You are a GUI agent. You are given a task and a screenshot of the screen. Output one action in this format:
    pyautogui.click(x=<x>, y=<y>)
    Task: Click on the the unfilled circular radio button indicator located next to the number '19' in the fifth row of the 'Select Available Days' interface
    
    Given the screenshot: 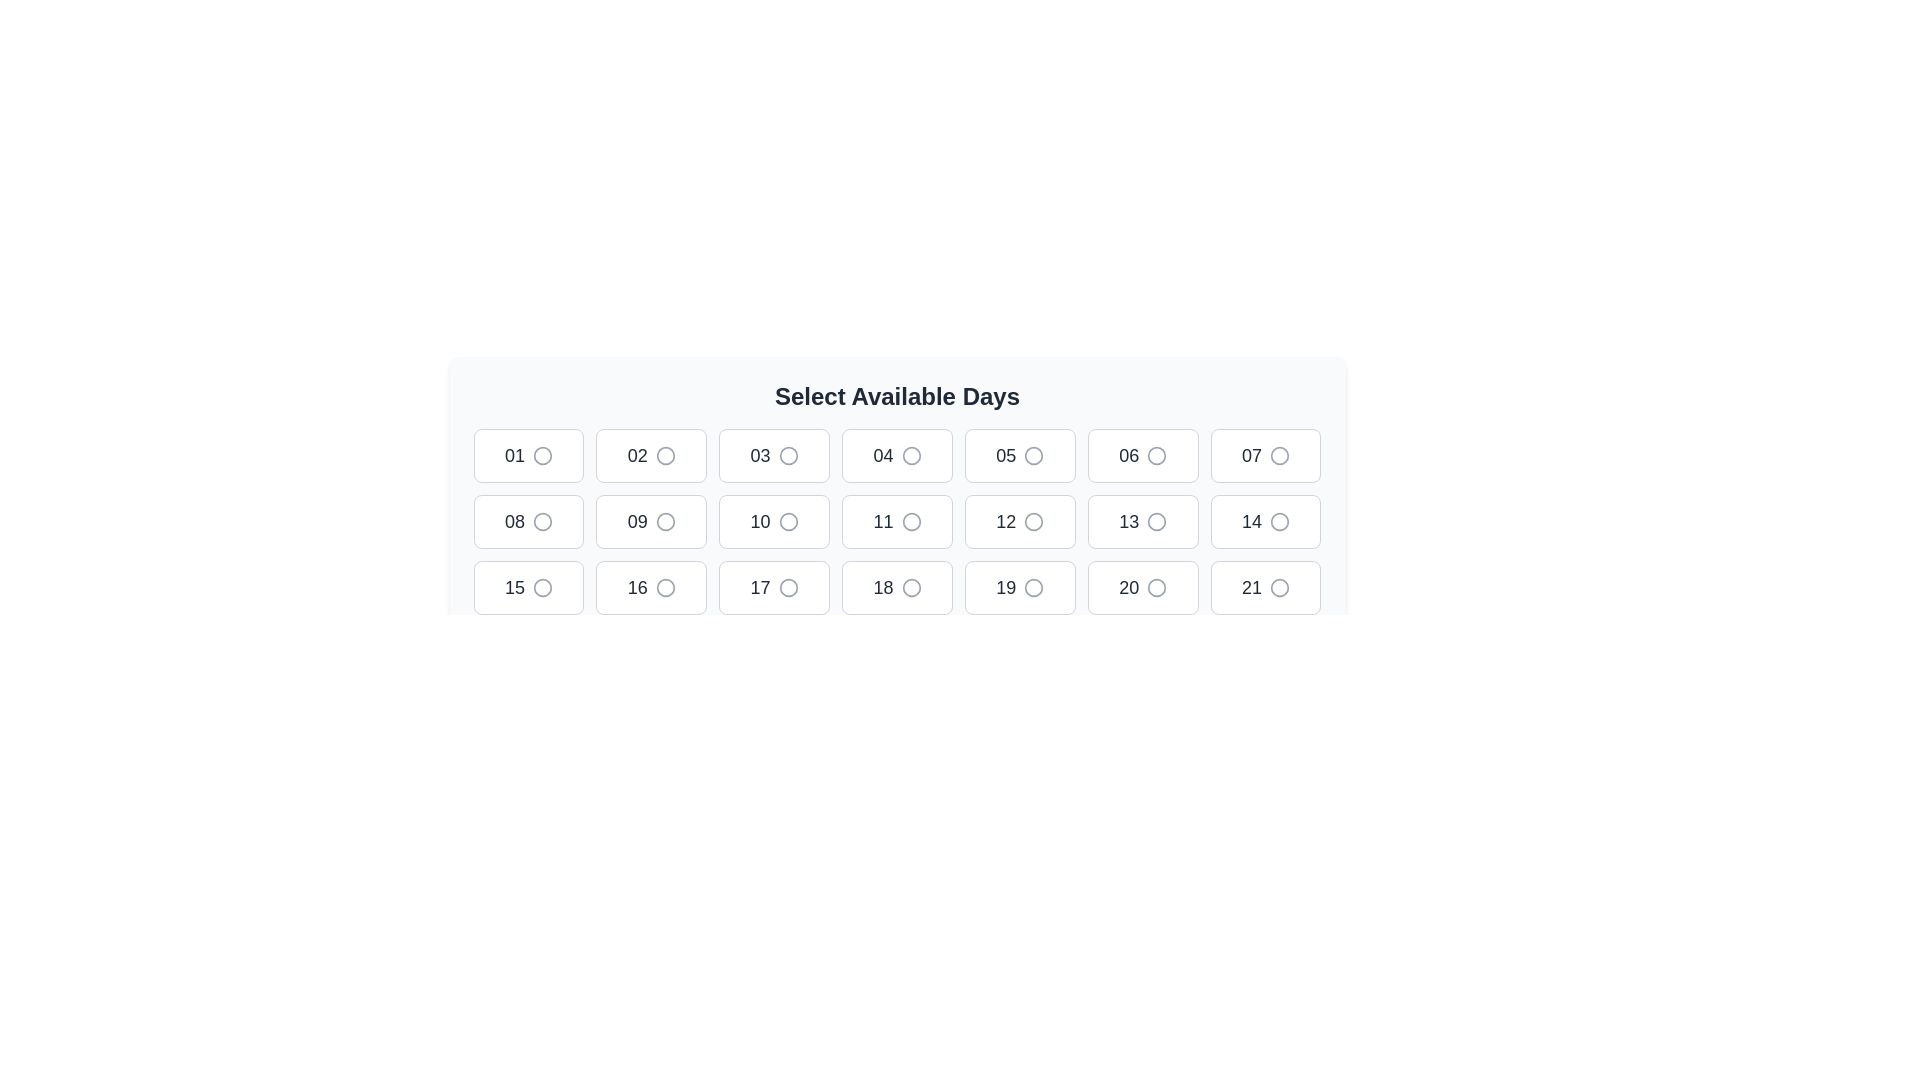 What is the action you would take?
    pyautogui.click(x=1034, y=586)
    